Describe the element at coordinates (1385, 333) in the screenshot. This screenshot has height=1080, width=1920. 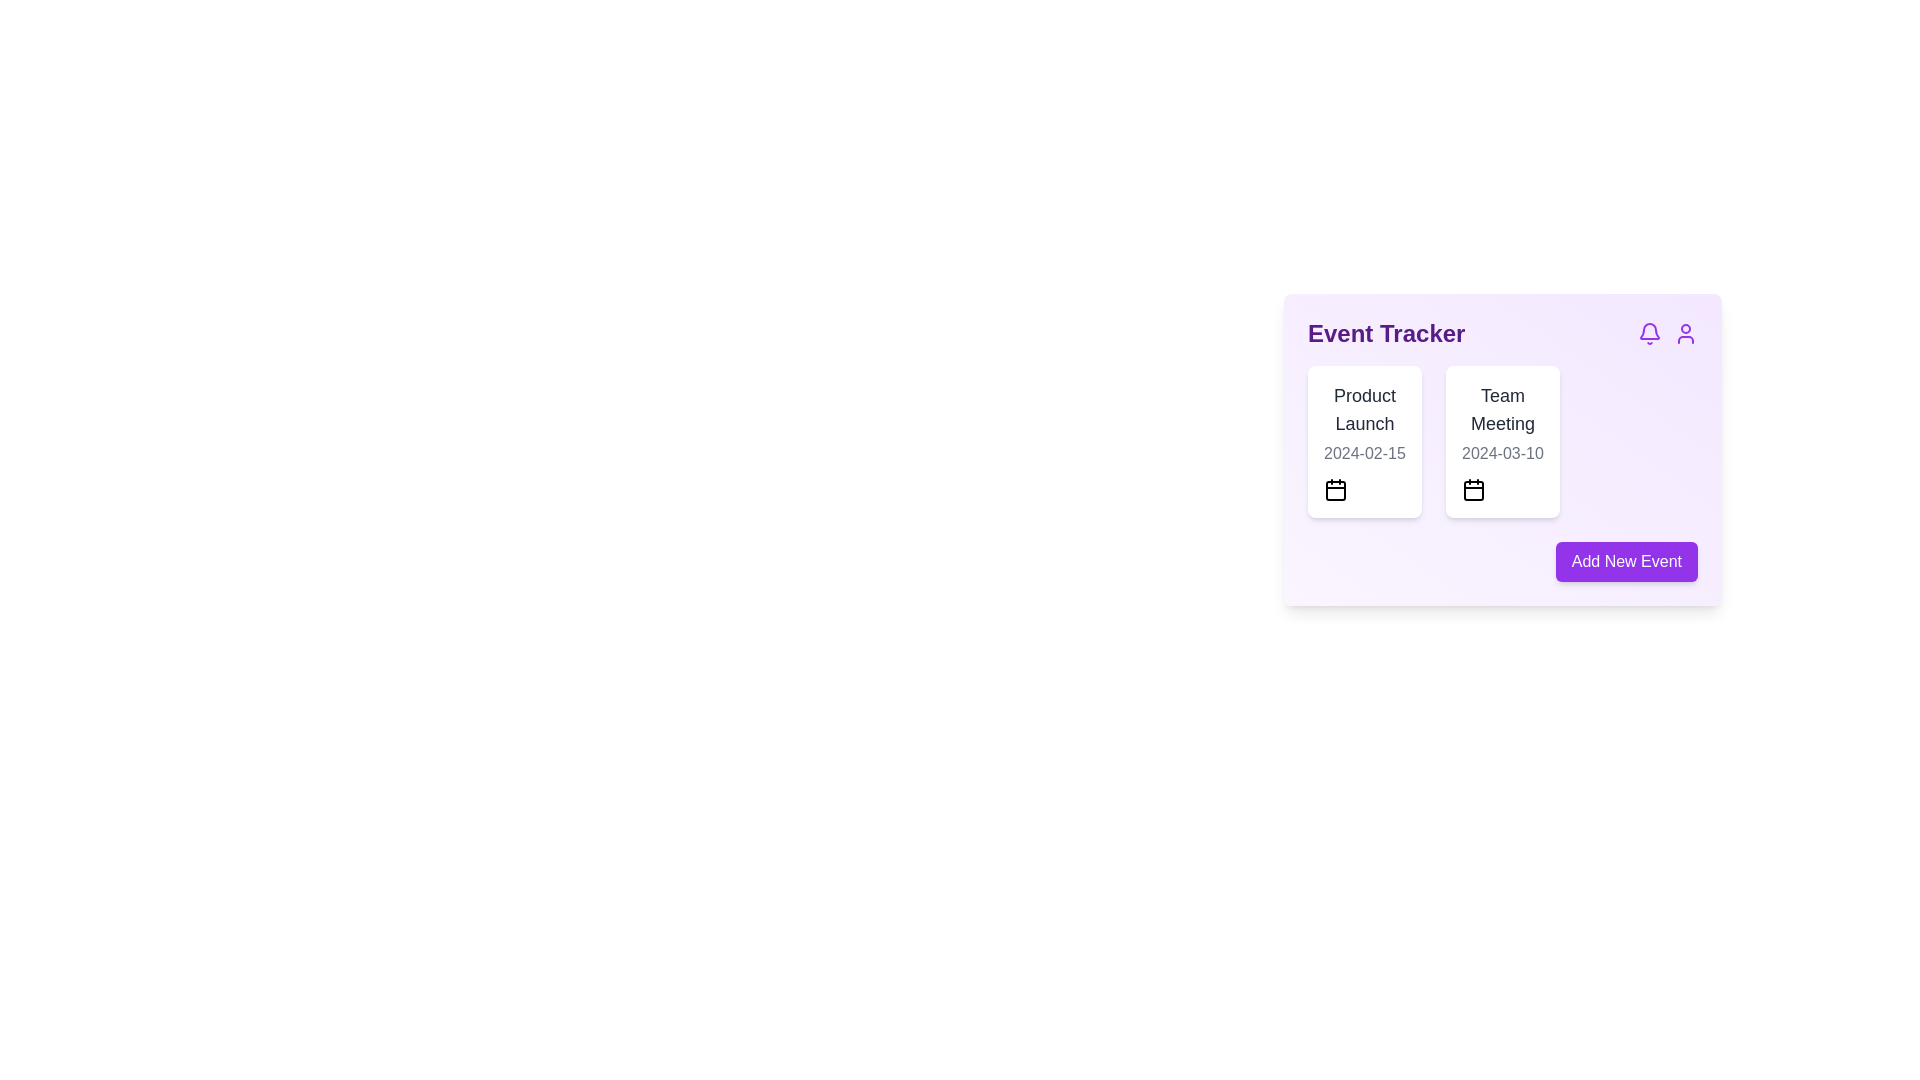
I see `the bold, large-font text displaying 'Event Tracker' located at the top left of a light purple card-like section` at that location.